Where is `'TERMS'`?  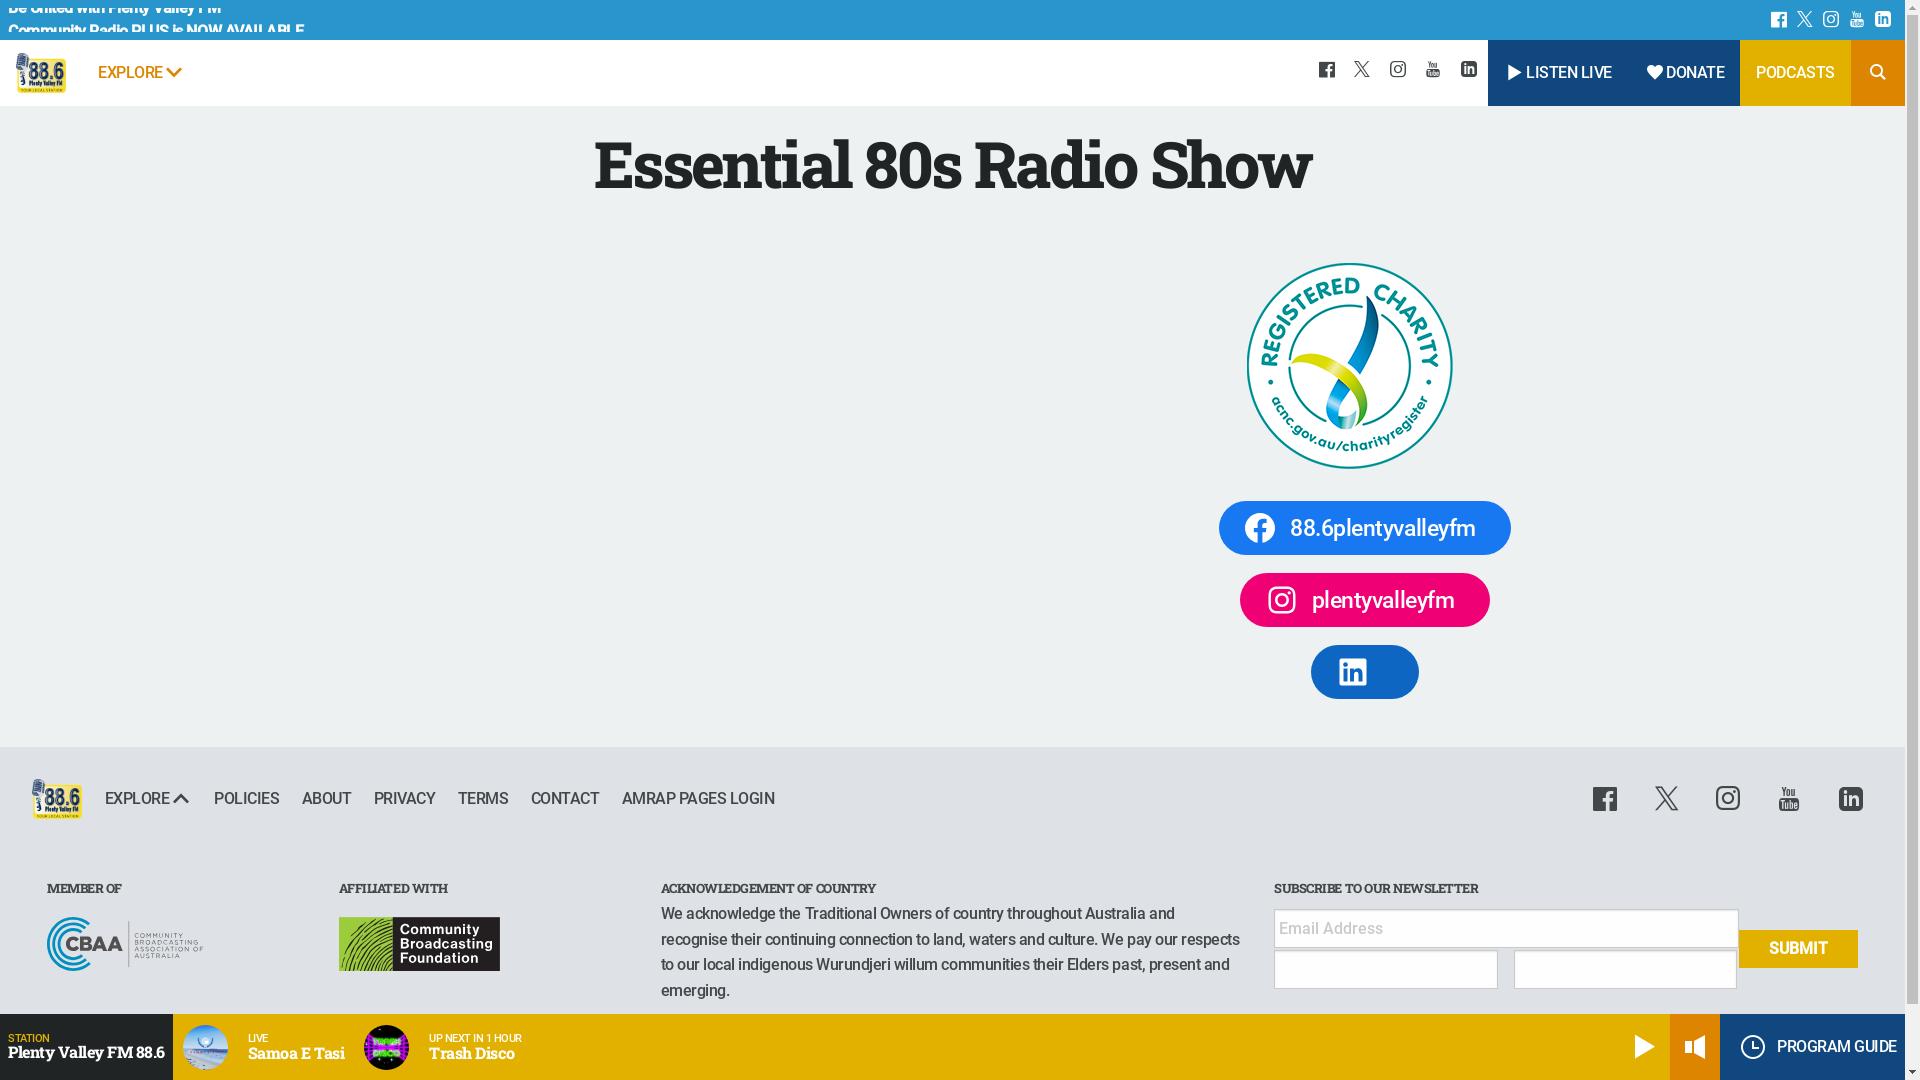
'TERMS' is located at coordinates (482, 797).